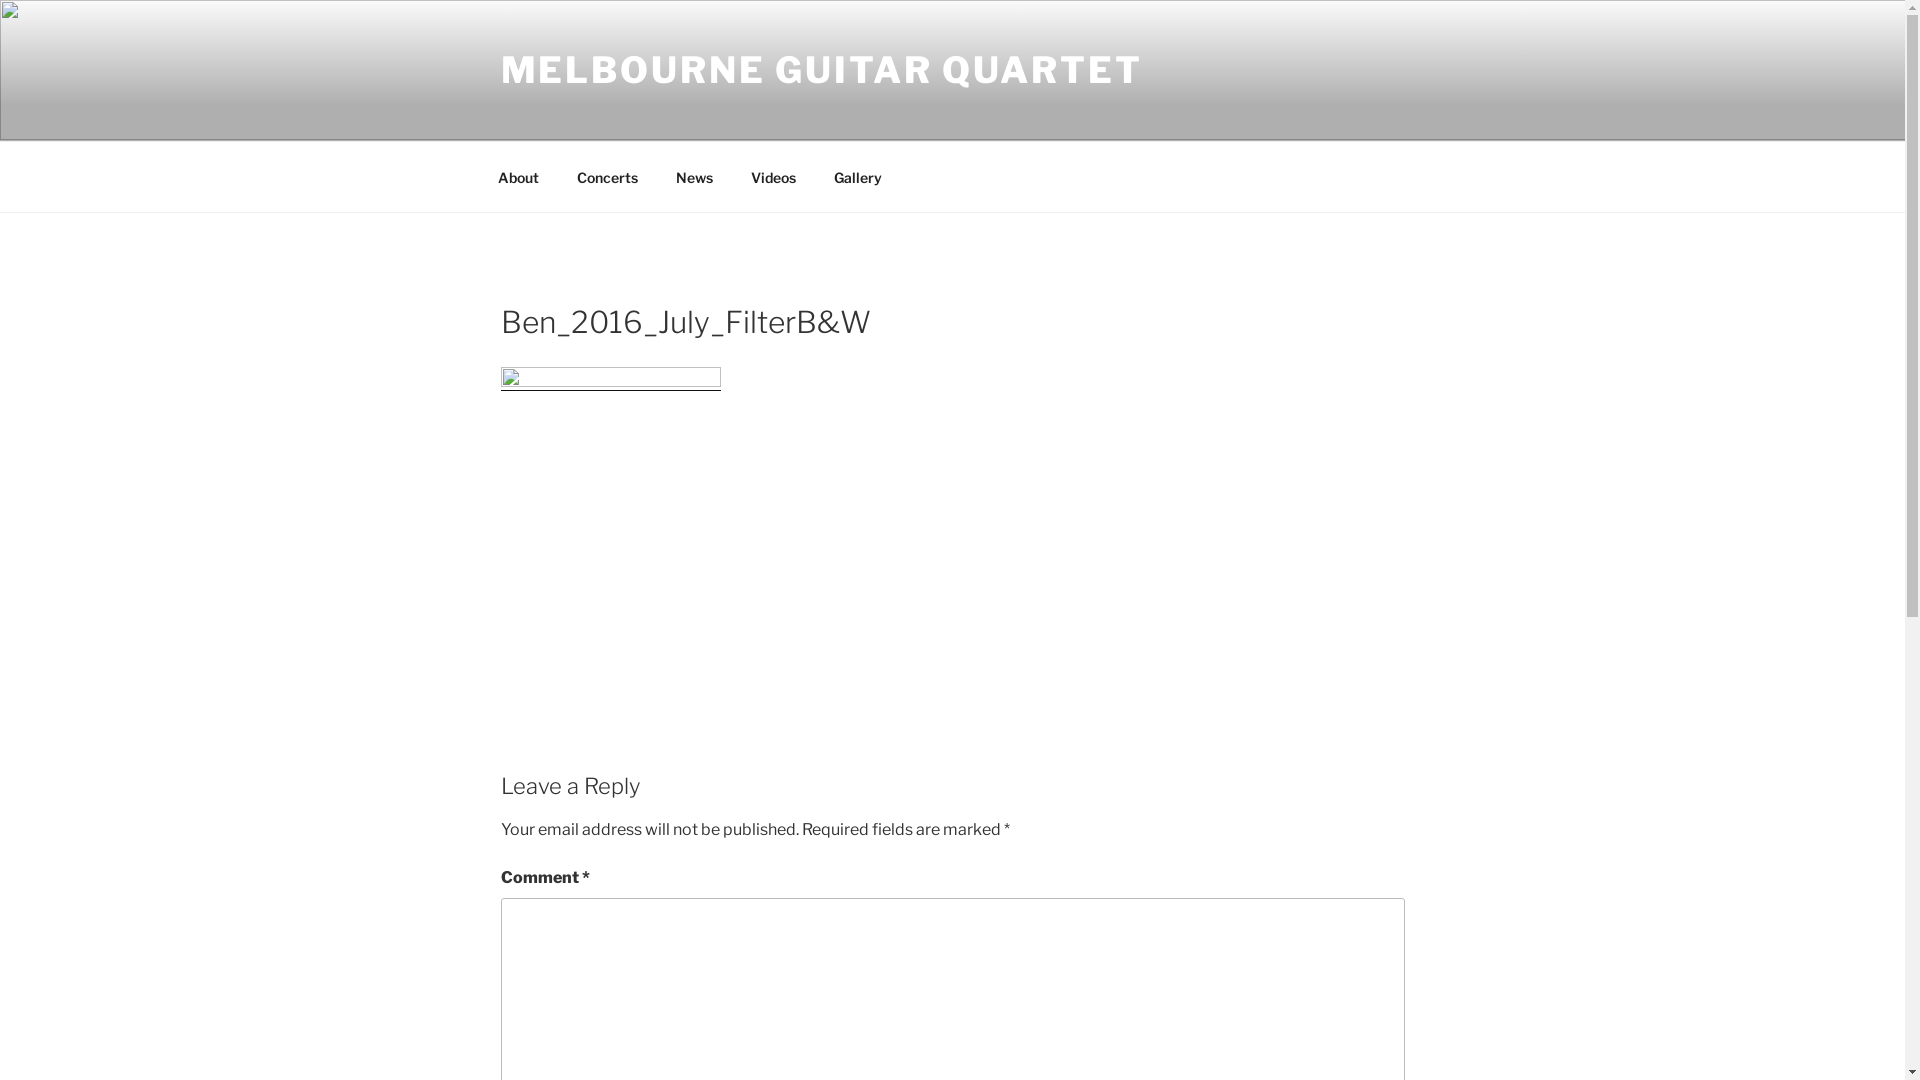  What do you see at coordinates (518, 175) in the screenshot?
I see `'About'` at bounding box center [518, 175].